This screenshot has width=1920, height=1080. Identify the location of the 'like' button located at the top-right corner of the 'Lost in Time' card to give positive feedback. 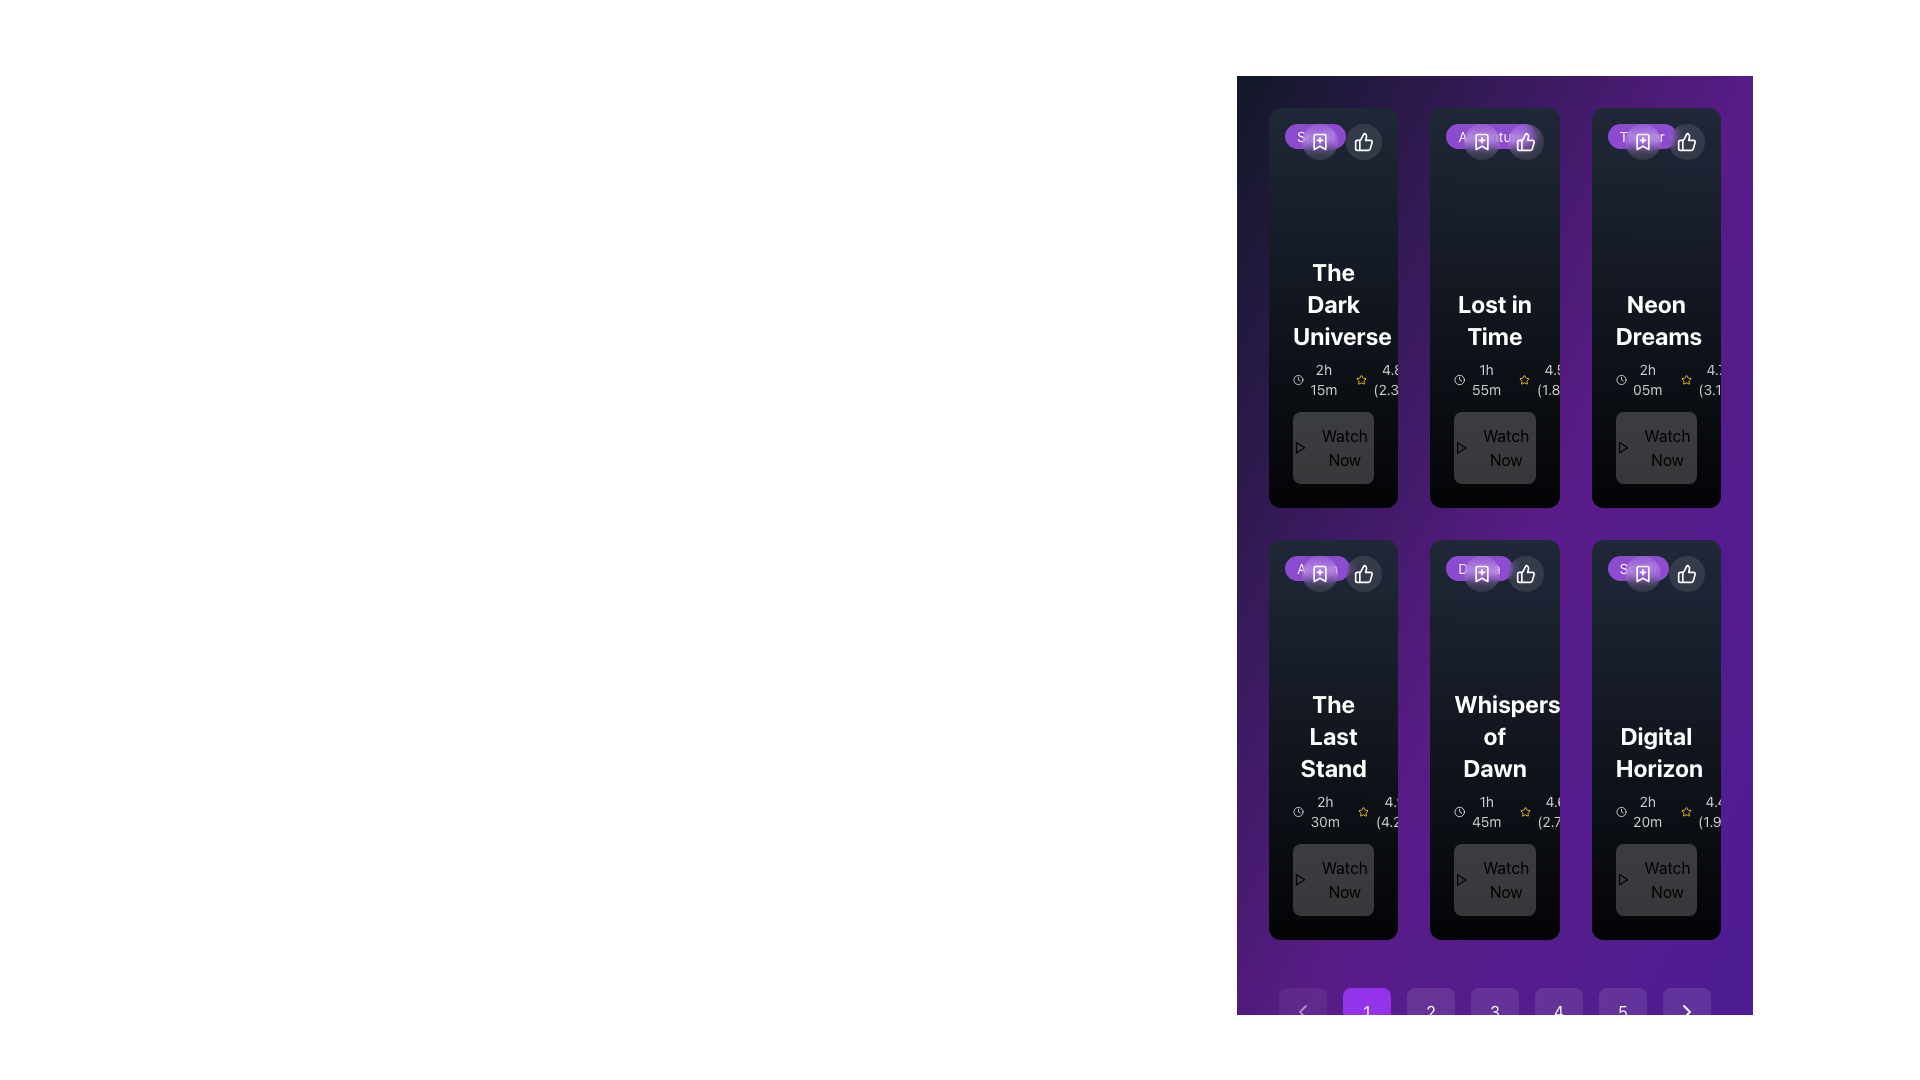
(1524, 141).